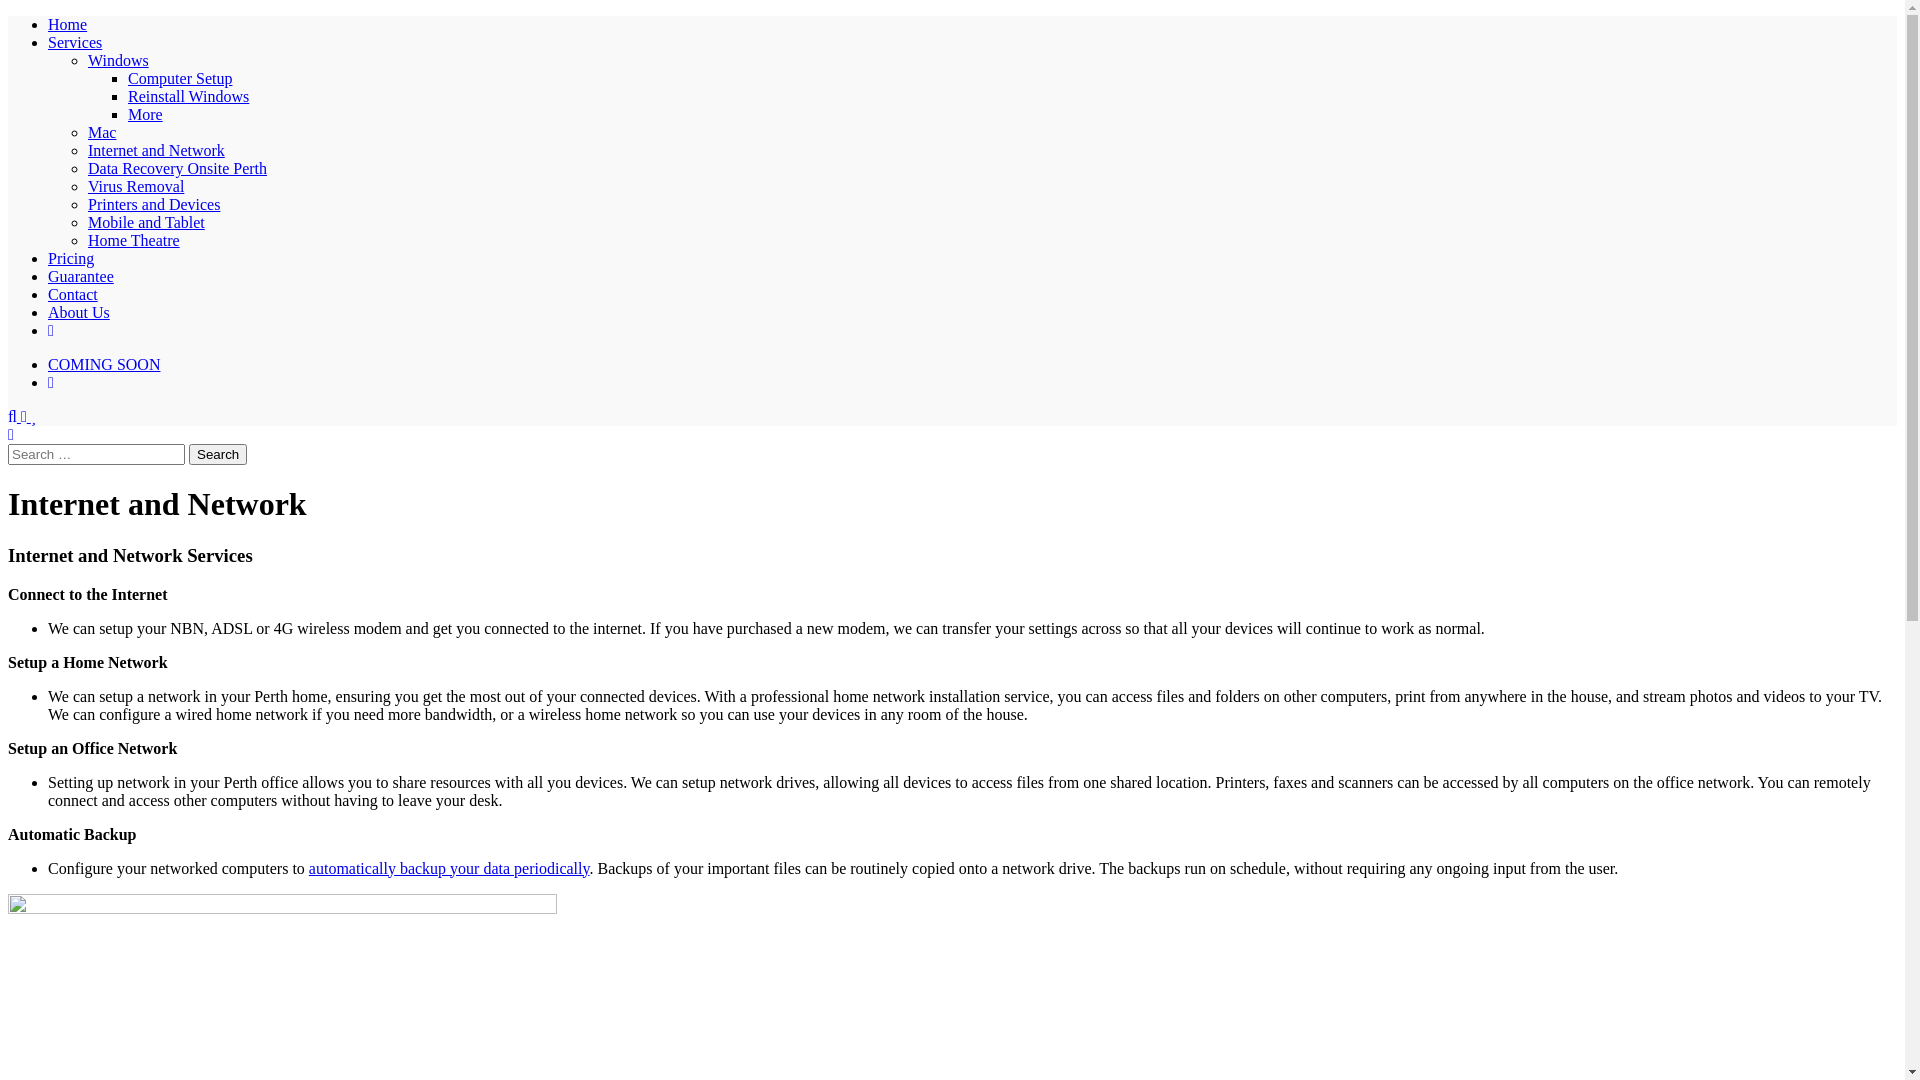 The width and height of the screenshot is (1920, 1080). What do you see at coordinates (134, 186) in the screenshot?
I see `'Virus Removal'` at bounding box center [134, 186].